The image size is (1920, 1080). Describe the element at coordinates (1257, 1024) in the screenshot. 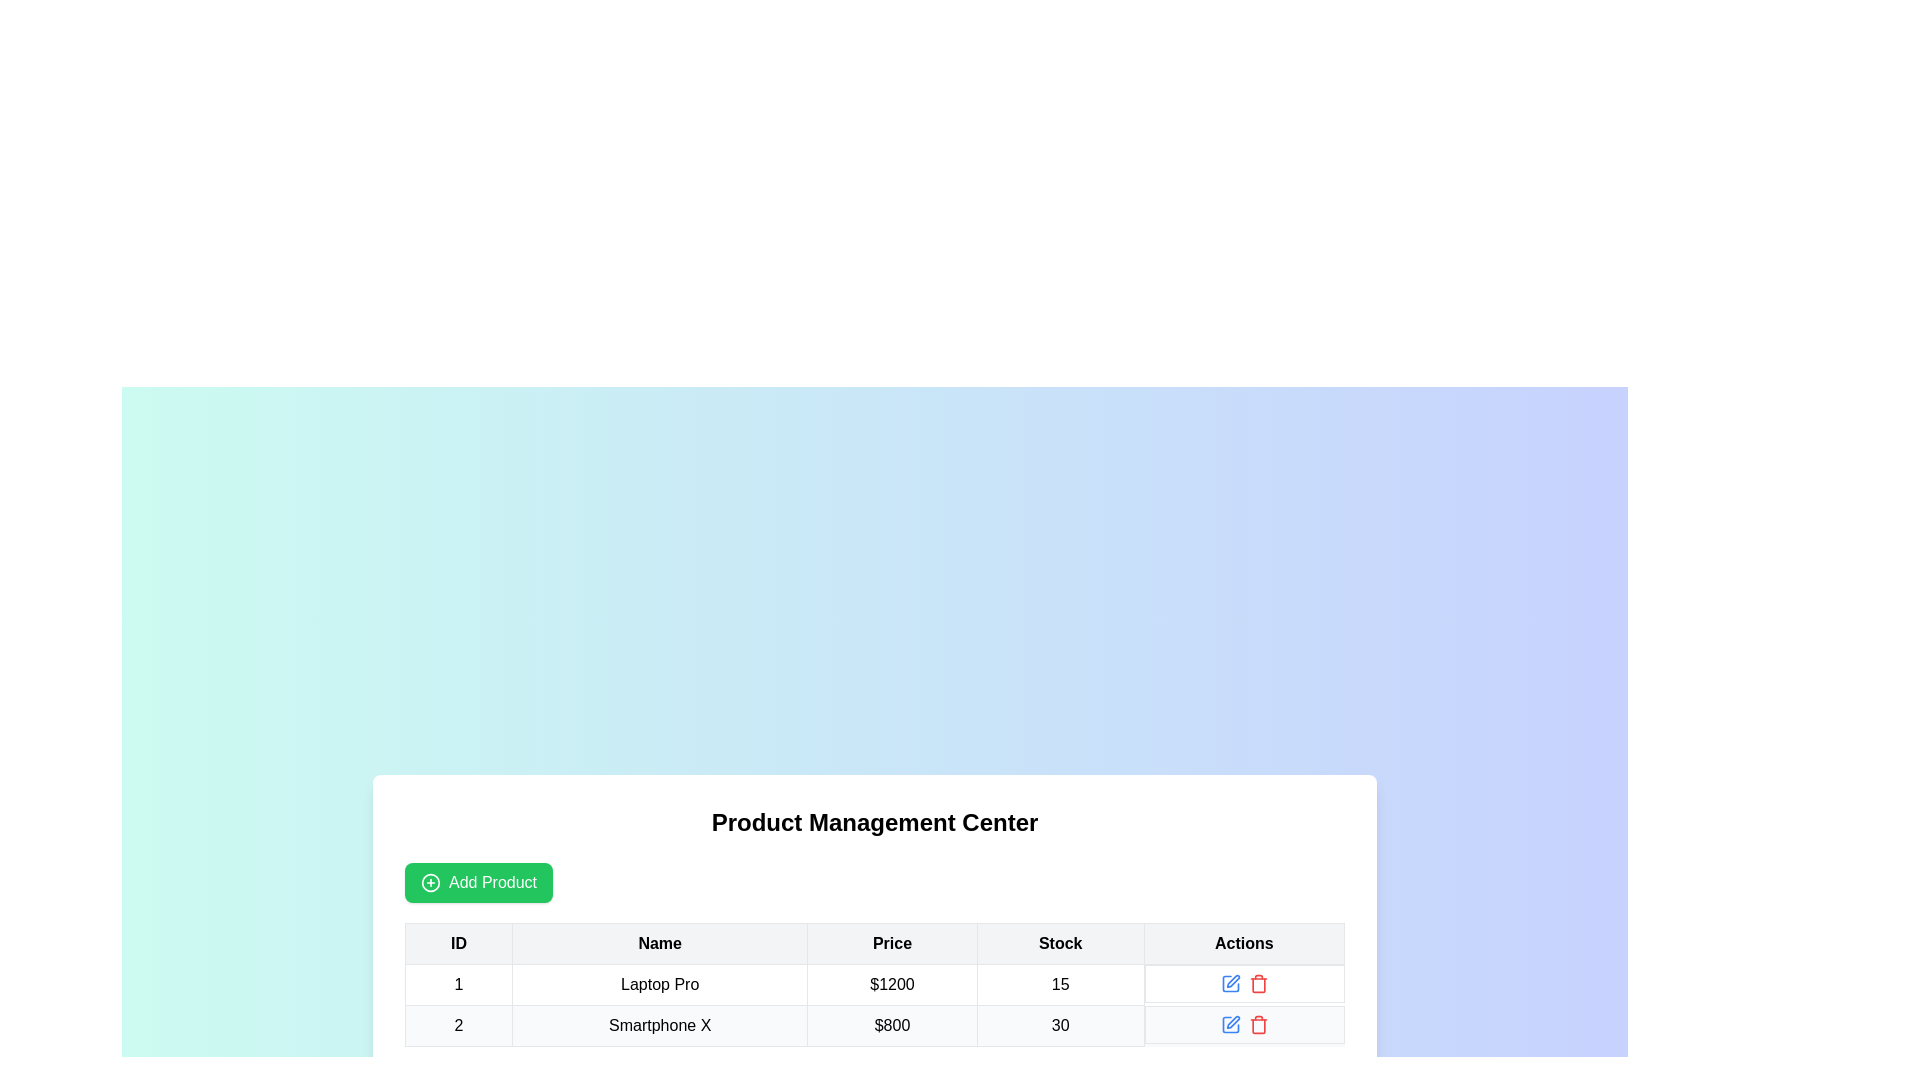

I see `the red trash bin icon button in the second row of the 'Actions' column` at that location.